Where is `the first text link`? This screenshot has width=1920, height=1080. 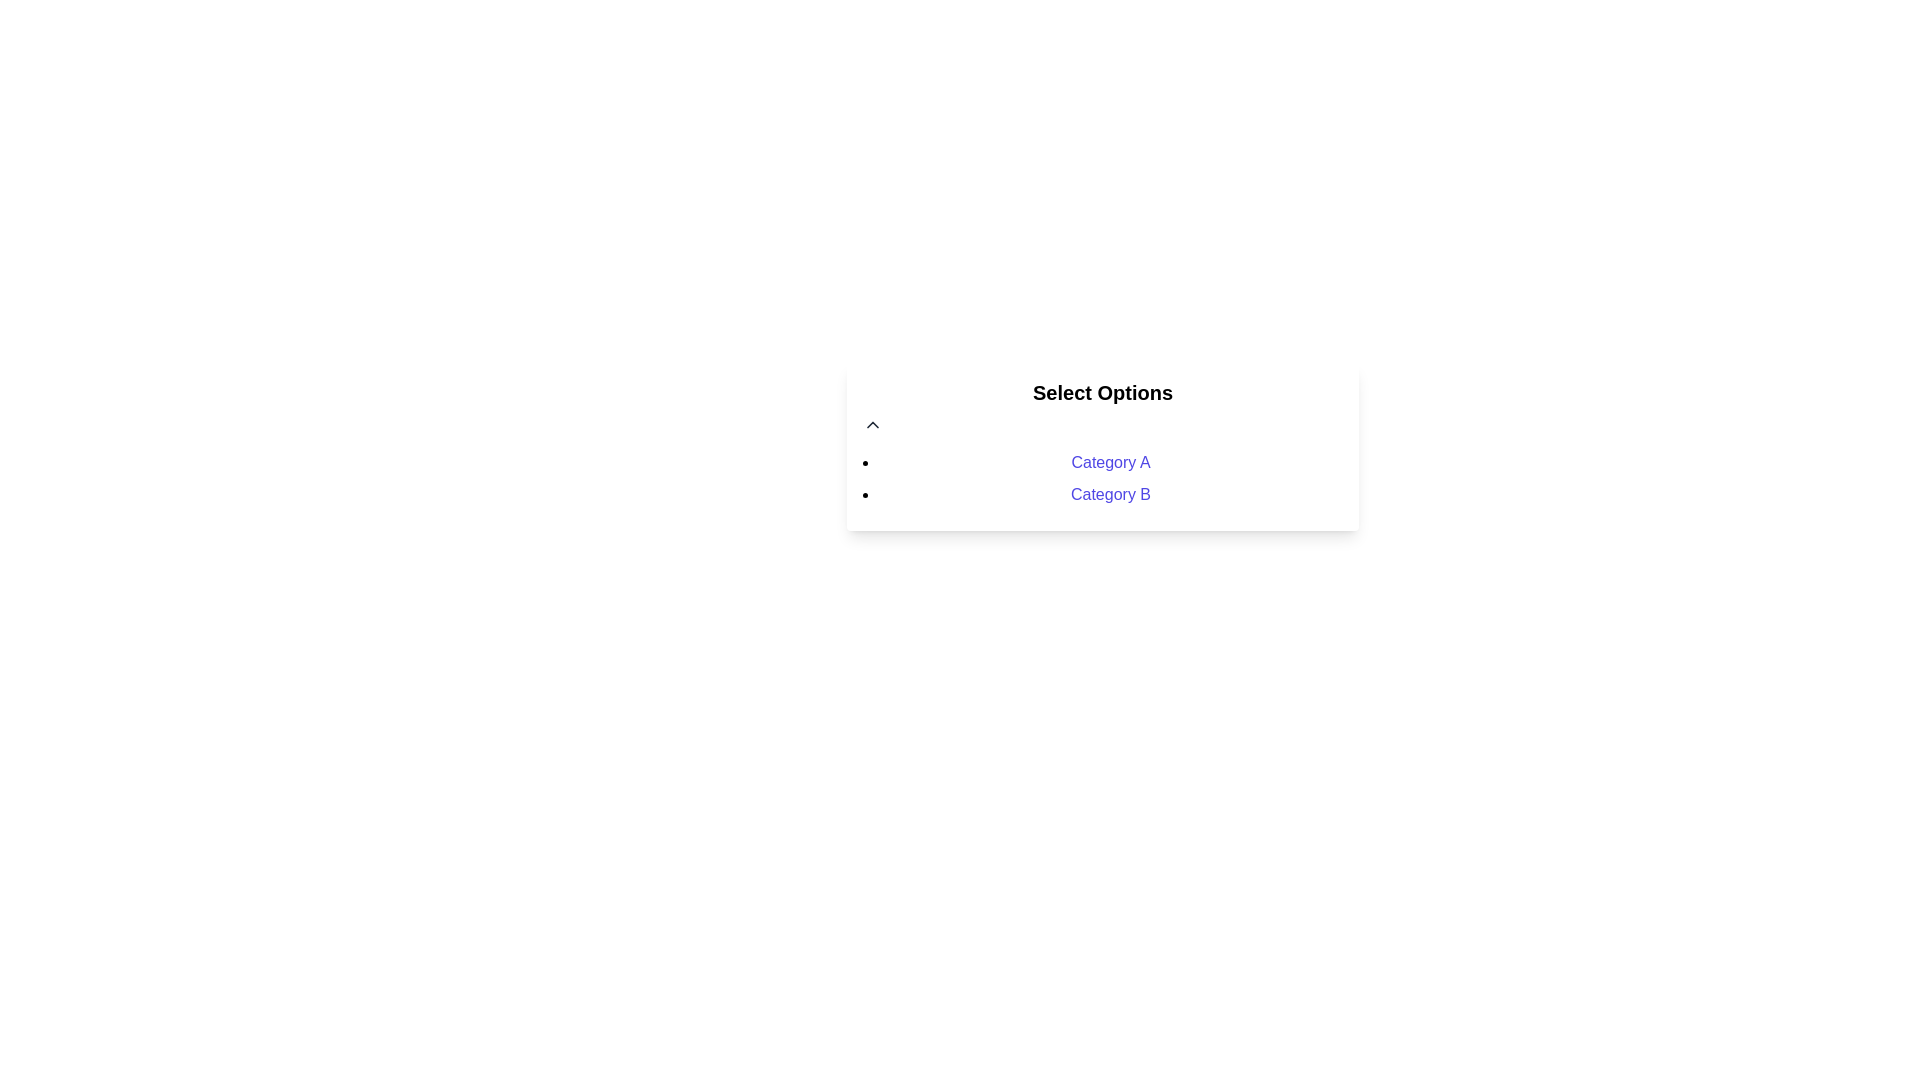
the first text link is located at coordinates (1109, 462).